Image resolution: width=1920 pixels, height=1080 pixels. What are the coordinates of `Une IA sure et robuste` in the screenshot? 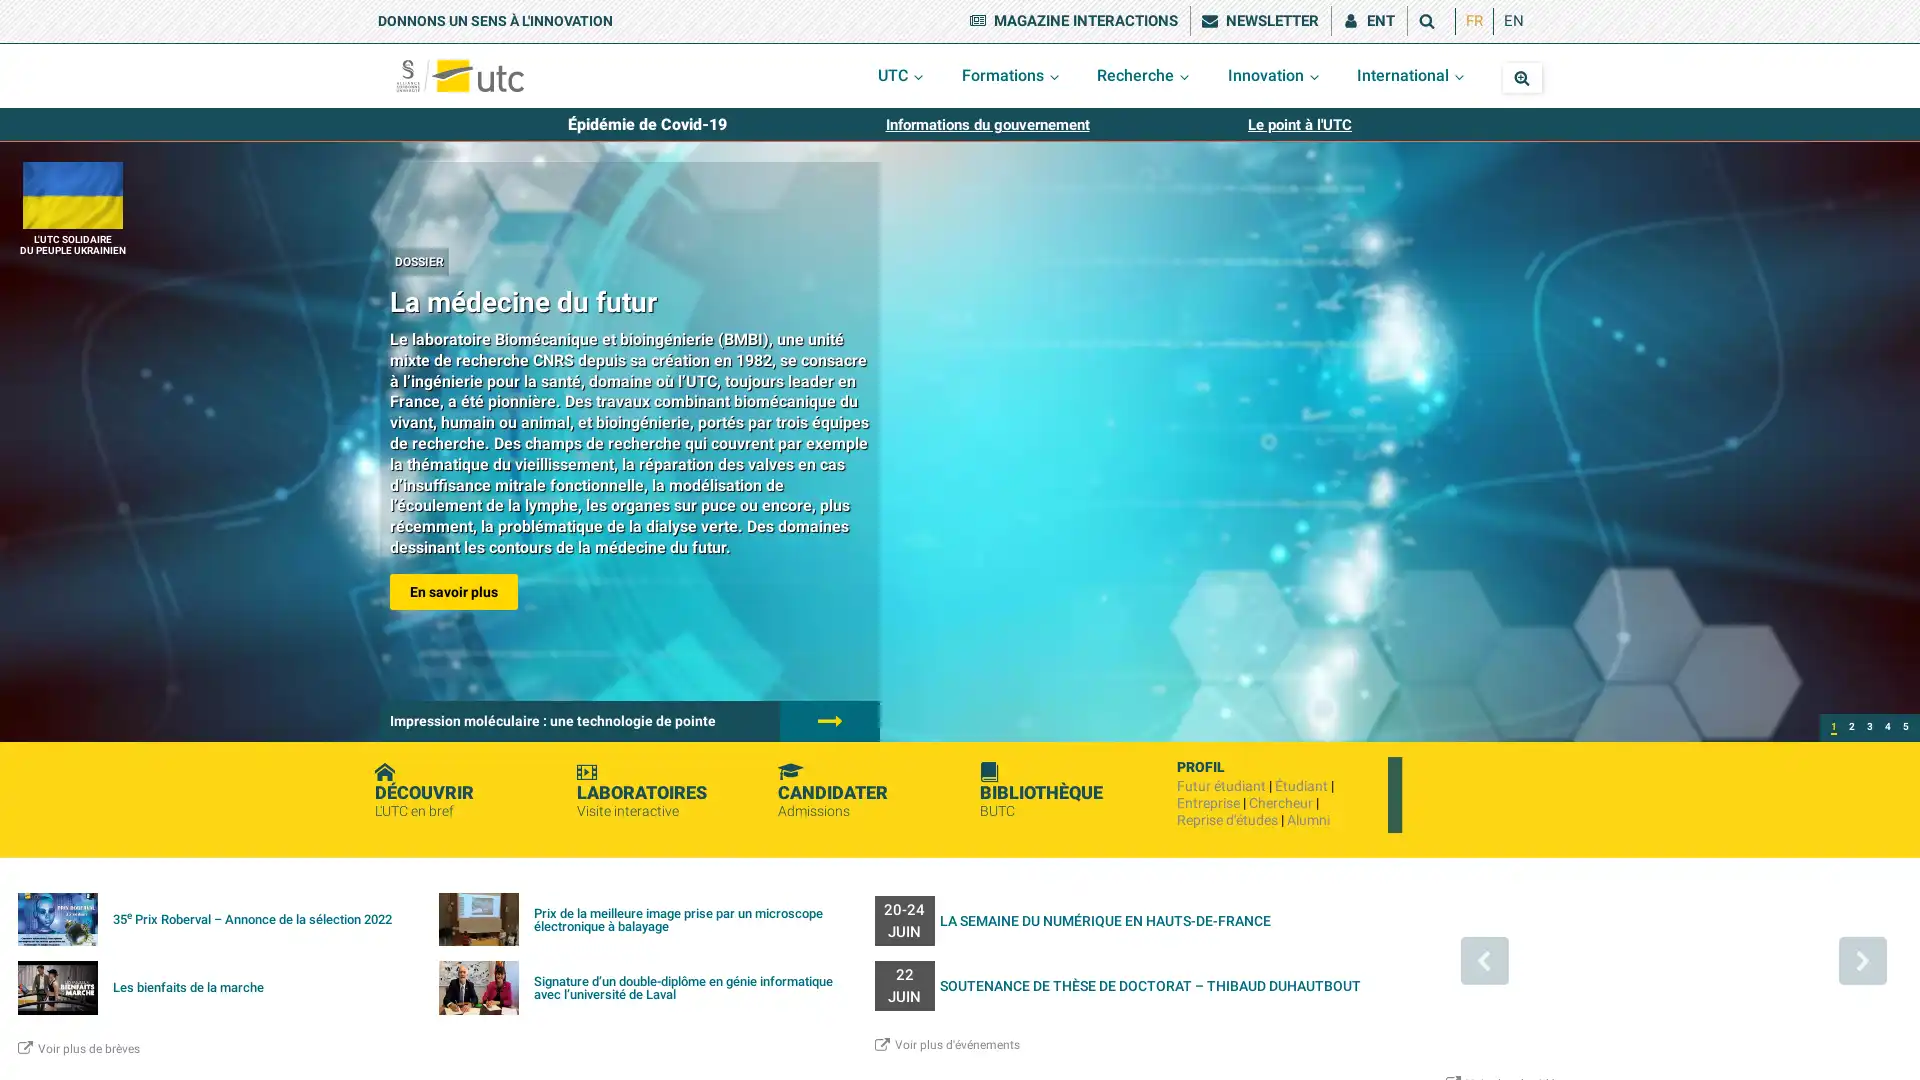 It's located at (1886, 728).